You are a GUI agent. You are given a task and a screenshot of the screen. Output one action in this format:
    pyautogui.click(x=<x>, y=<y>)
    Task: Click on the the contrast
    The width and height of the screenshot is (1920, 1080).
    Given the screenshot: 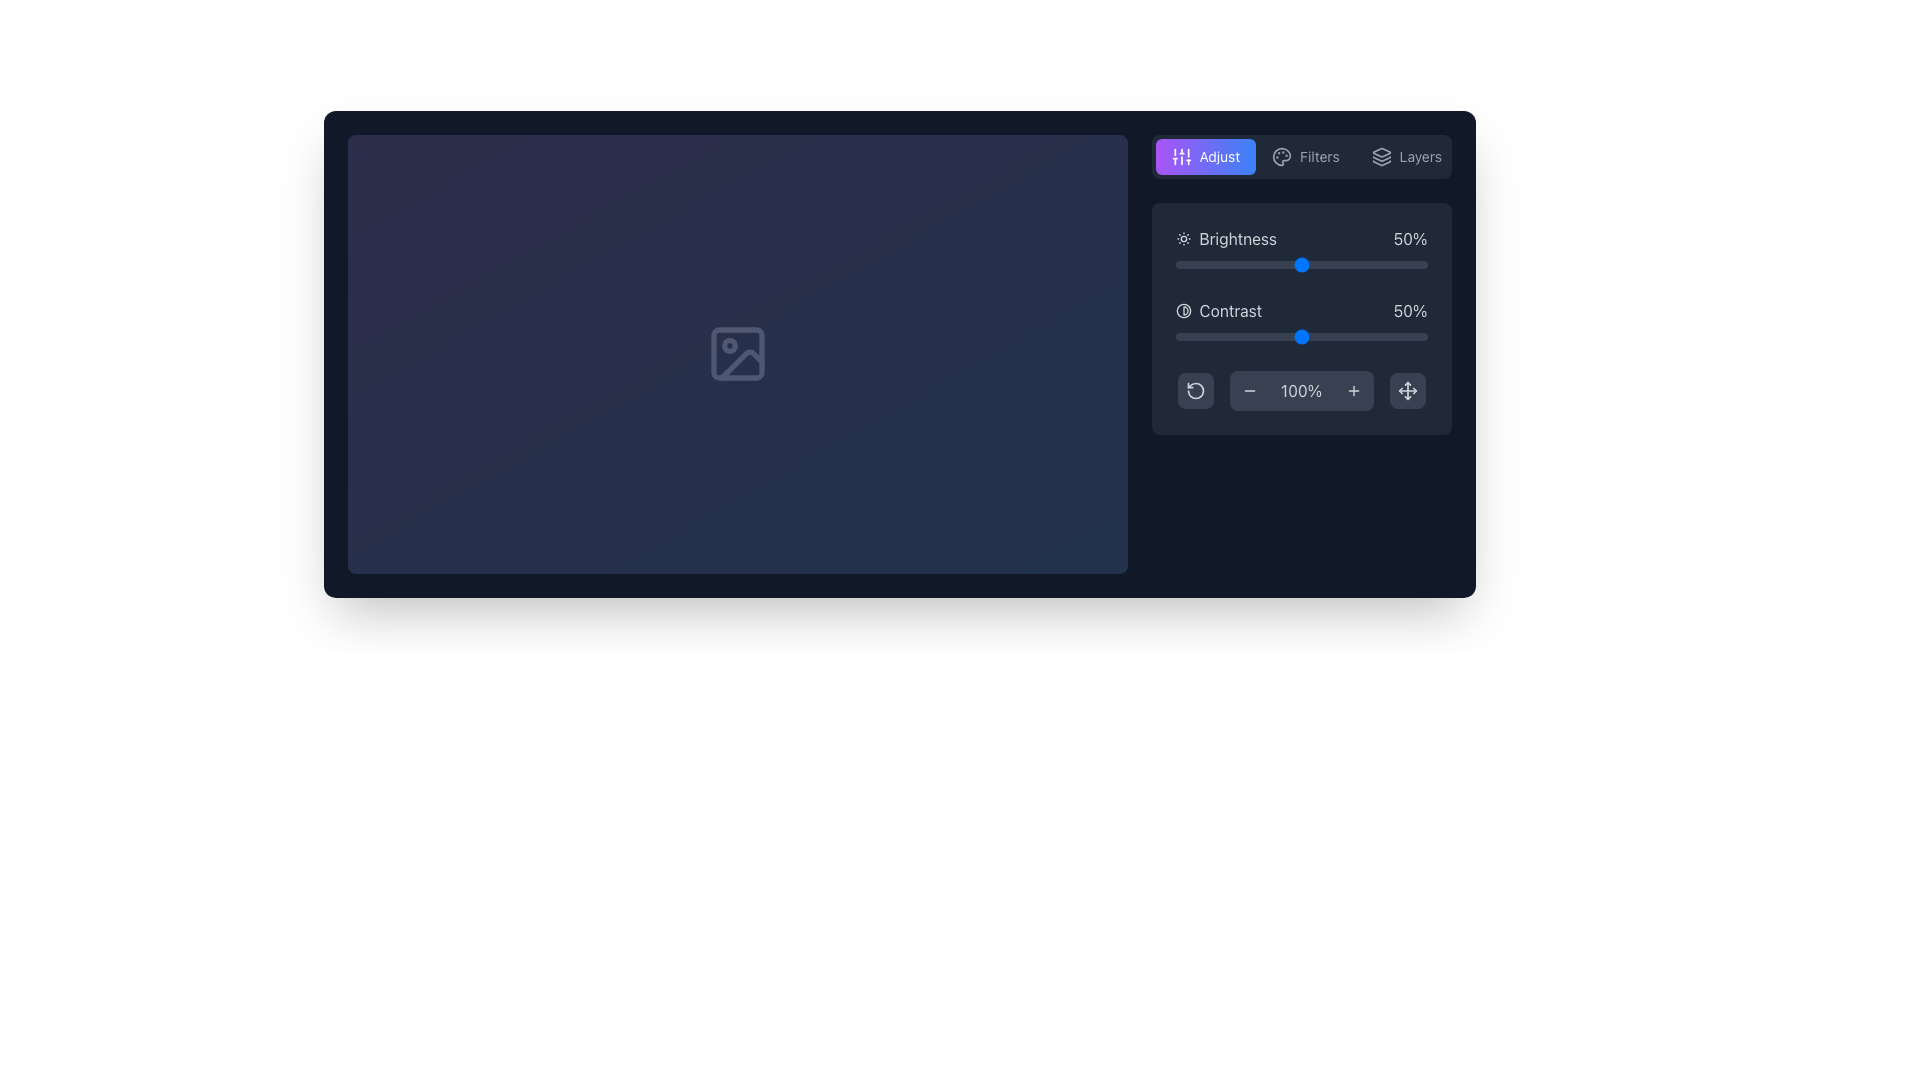 What is the action you would take?
    pyautogui.click(x=1222, y=335)
    